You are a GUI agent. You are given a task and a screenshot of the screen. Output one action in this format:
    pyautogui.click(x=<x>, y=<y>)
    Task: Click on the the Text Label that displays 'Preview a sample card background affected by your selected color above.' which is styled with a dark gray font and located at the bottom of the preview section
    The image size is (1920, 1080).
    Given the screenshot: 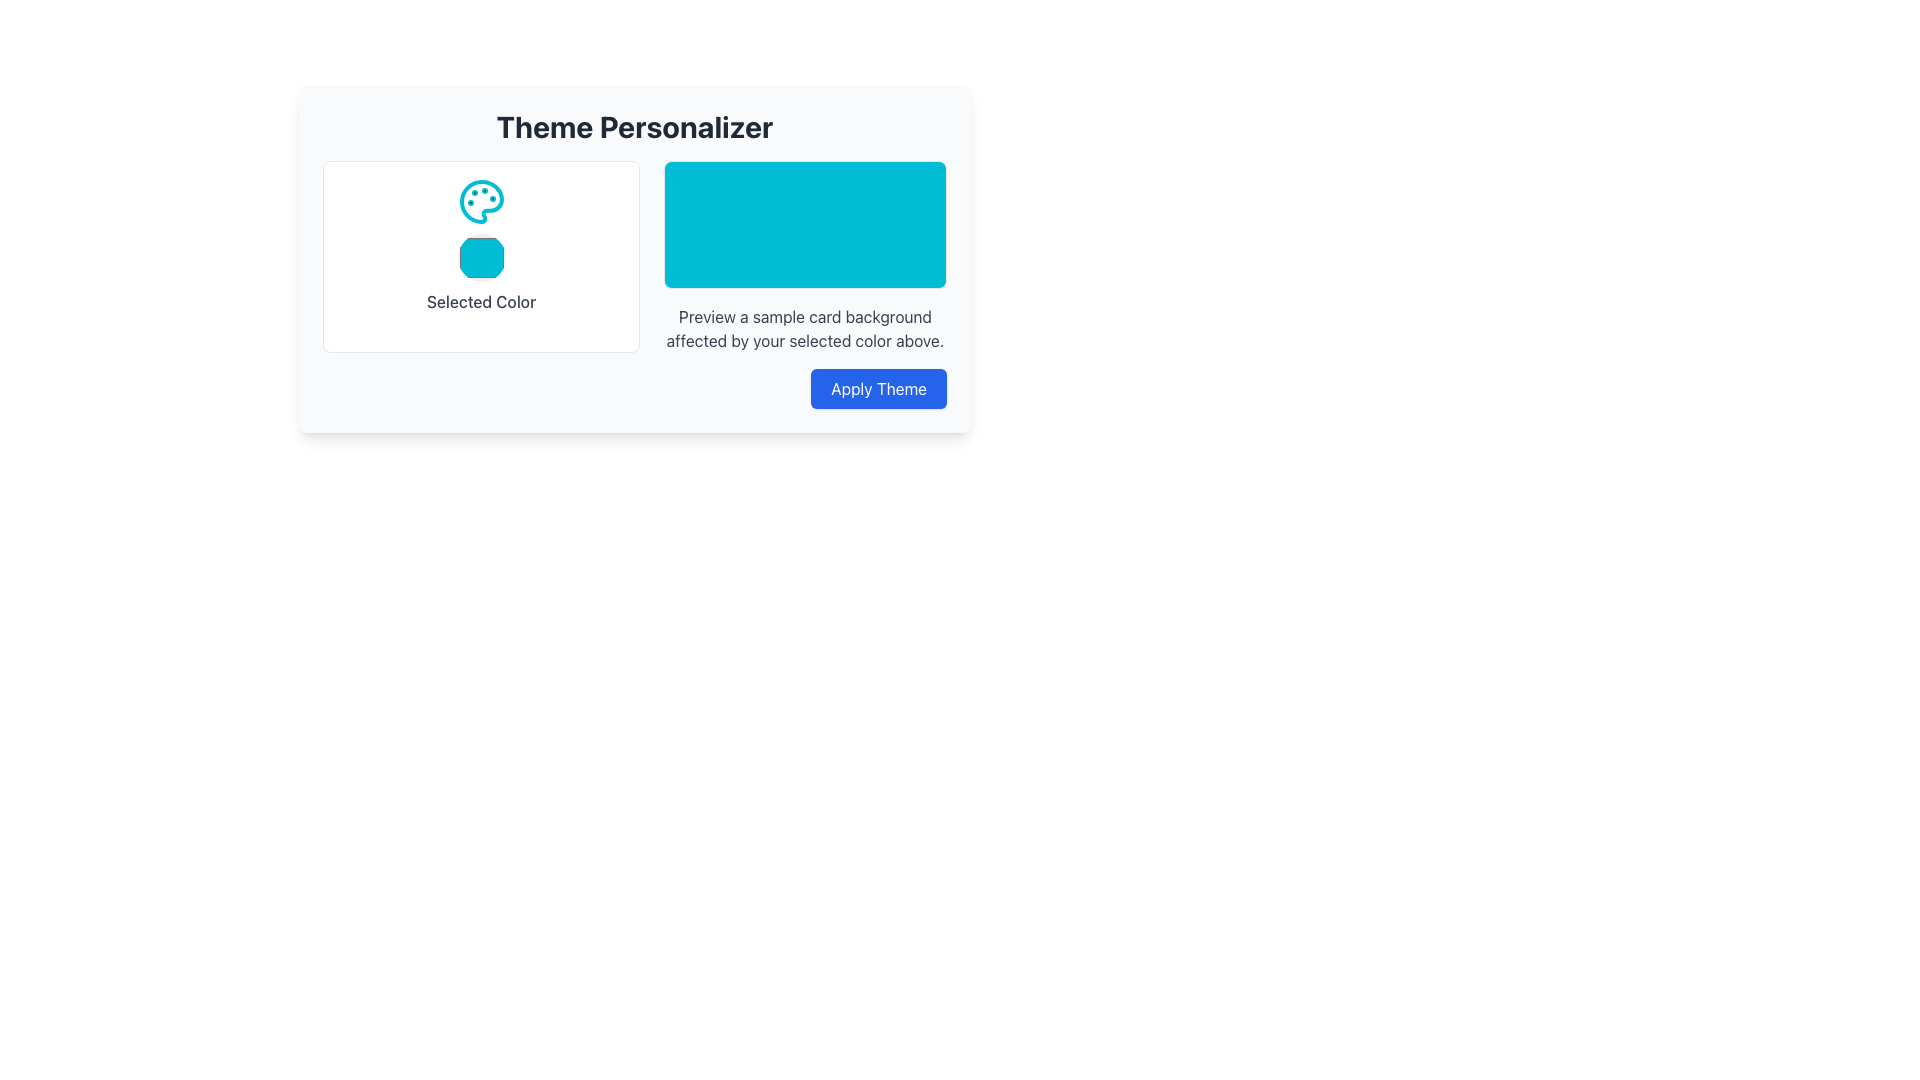 What is the action you would take?
    pyautogui.click(x=805, y=327)
    